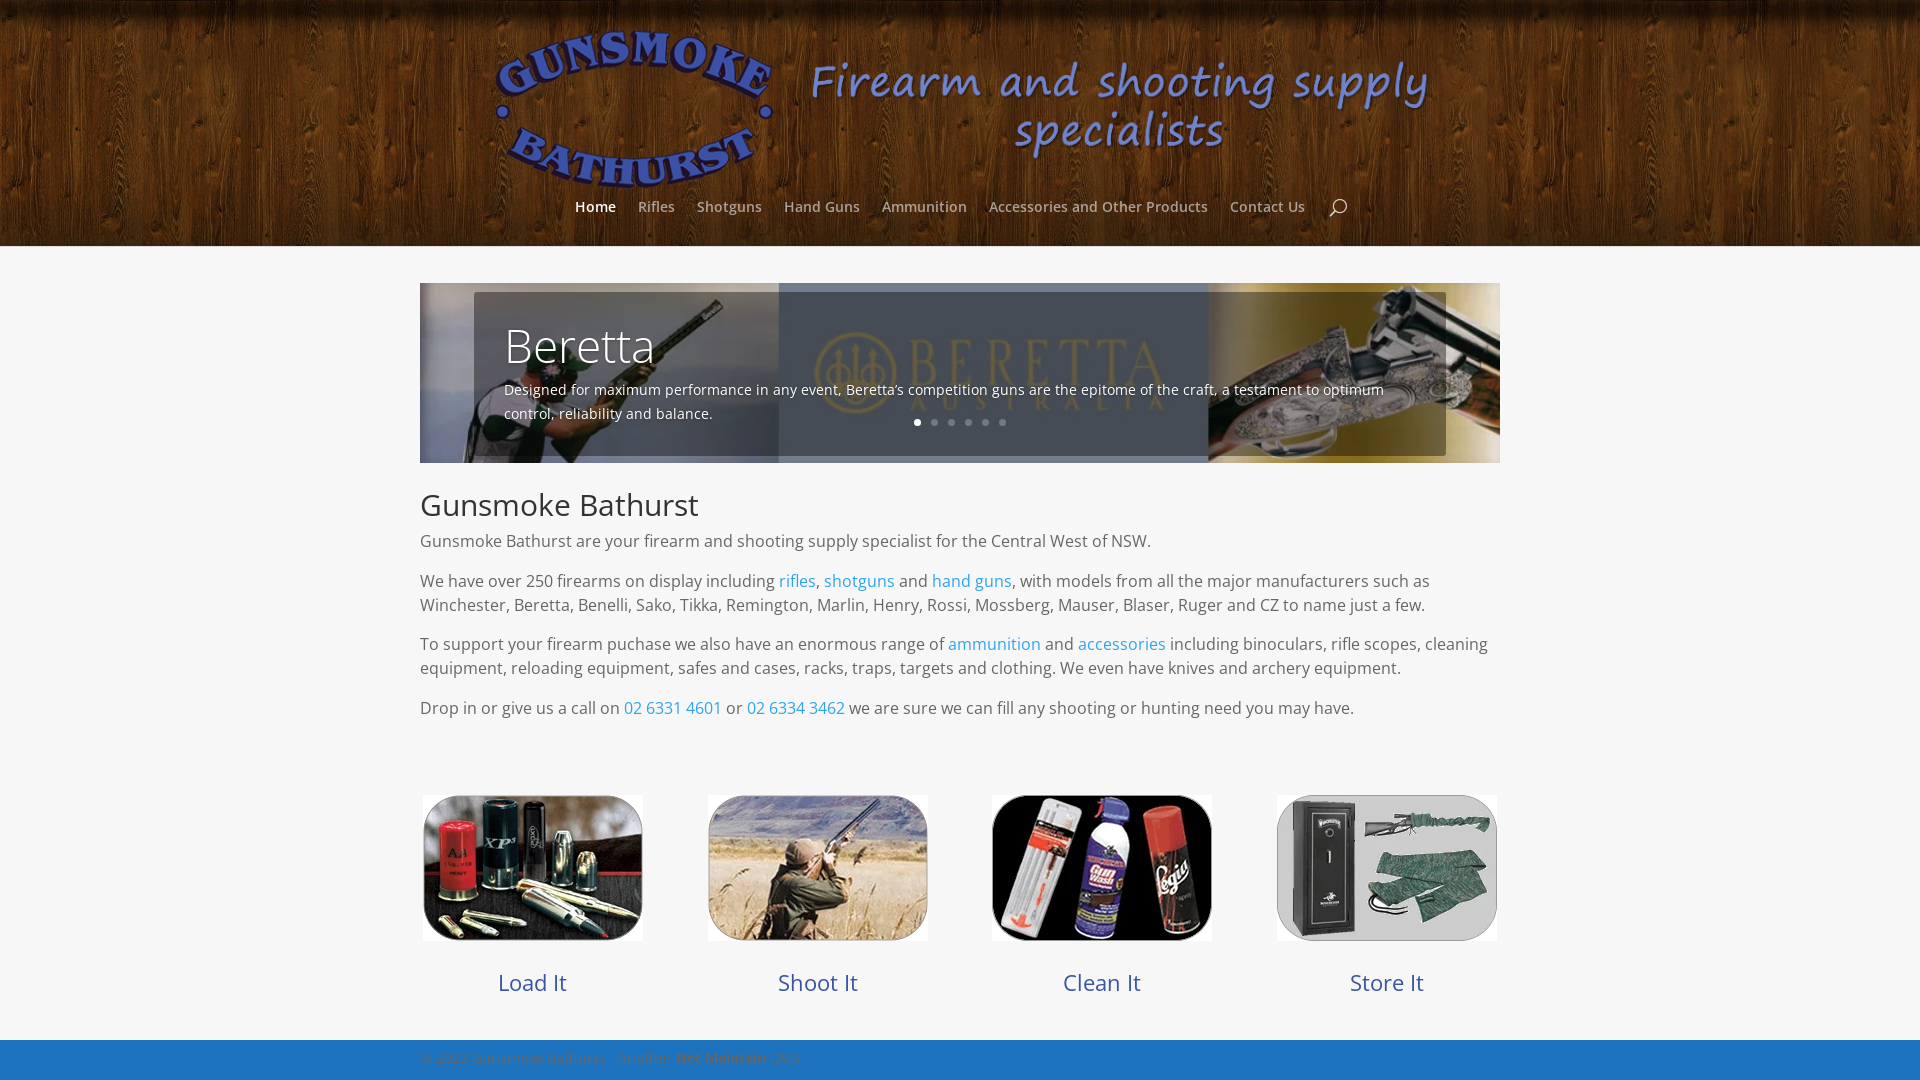 Image resolution: width=1920 pixels, height=1080 pixels. What do you see at coordinates (994, 644) in the screenshot?
I see `'ammunition'` at bounding box center [994, 644].